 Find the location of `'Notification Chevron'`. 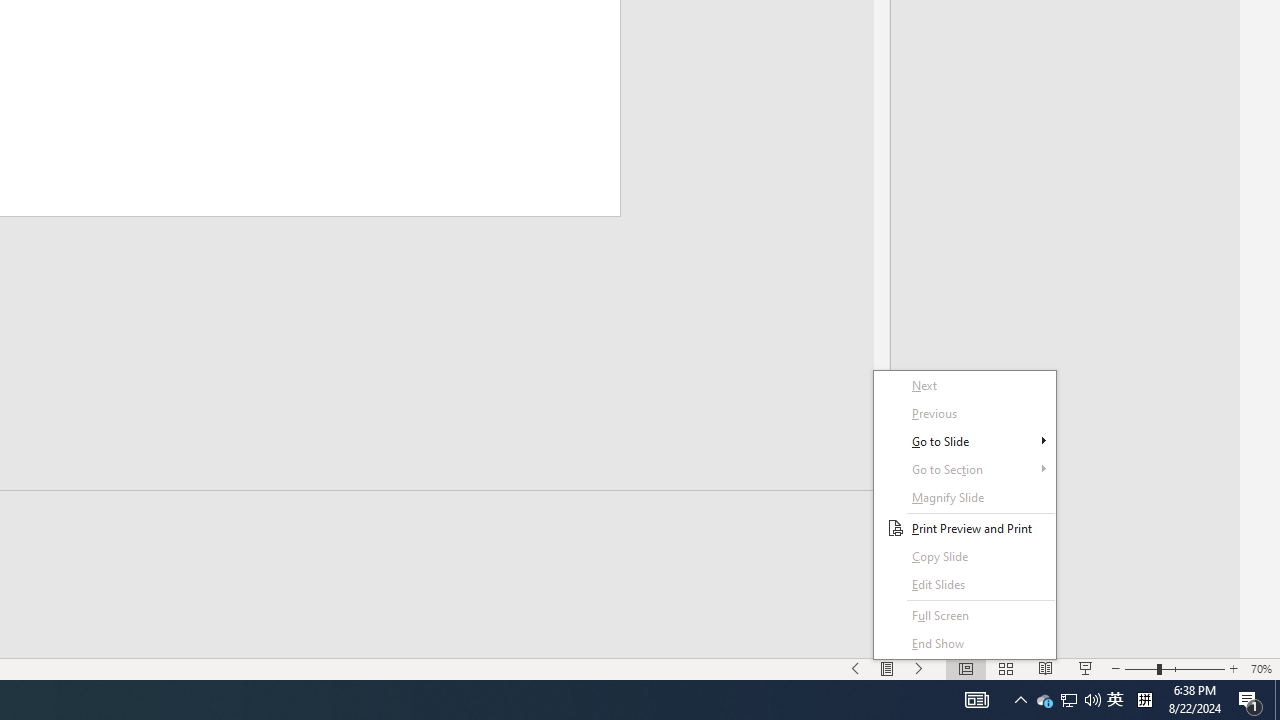

'Notification Chevron' is located at coordinates (1020, 698).